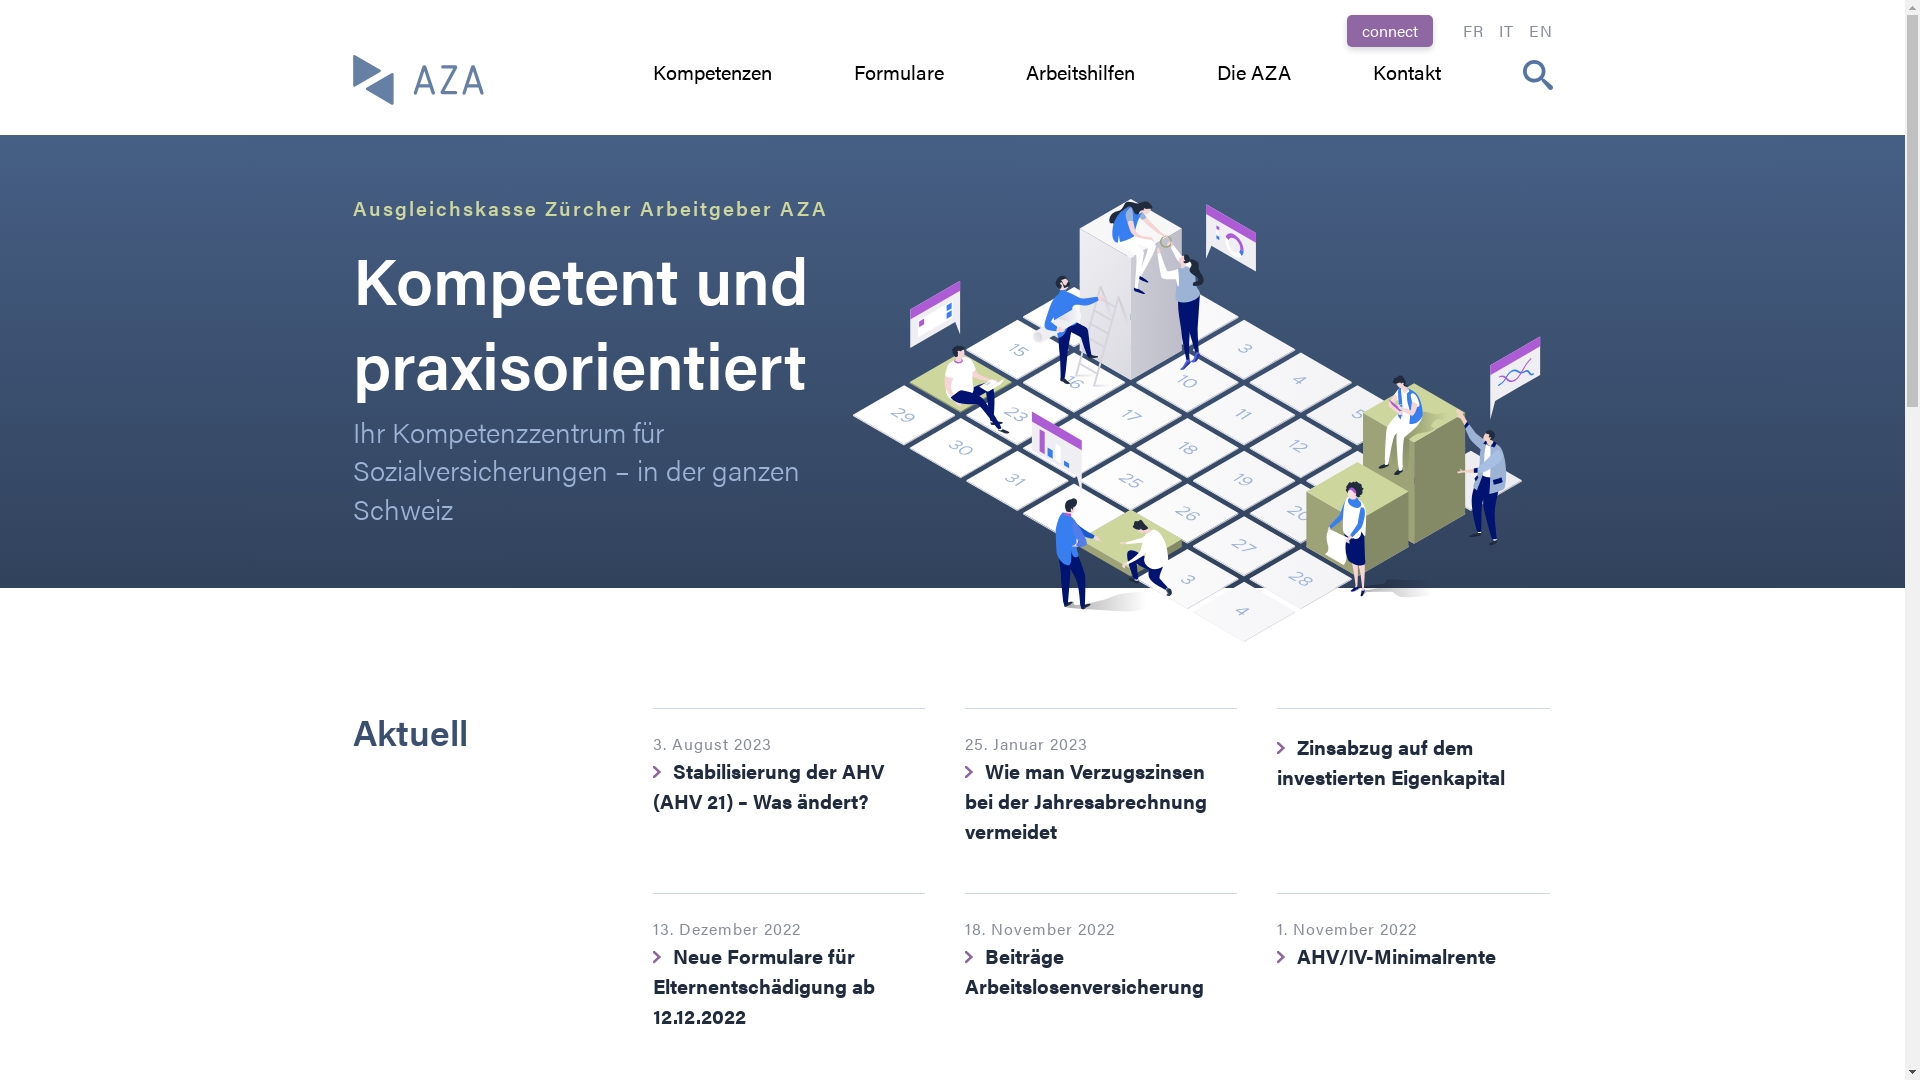 Image resolution: width=1920 pixels, height=1080 pixels. I want to click on 'connect', so click(1387, 30).